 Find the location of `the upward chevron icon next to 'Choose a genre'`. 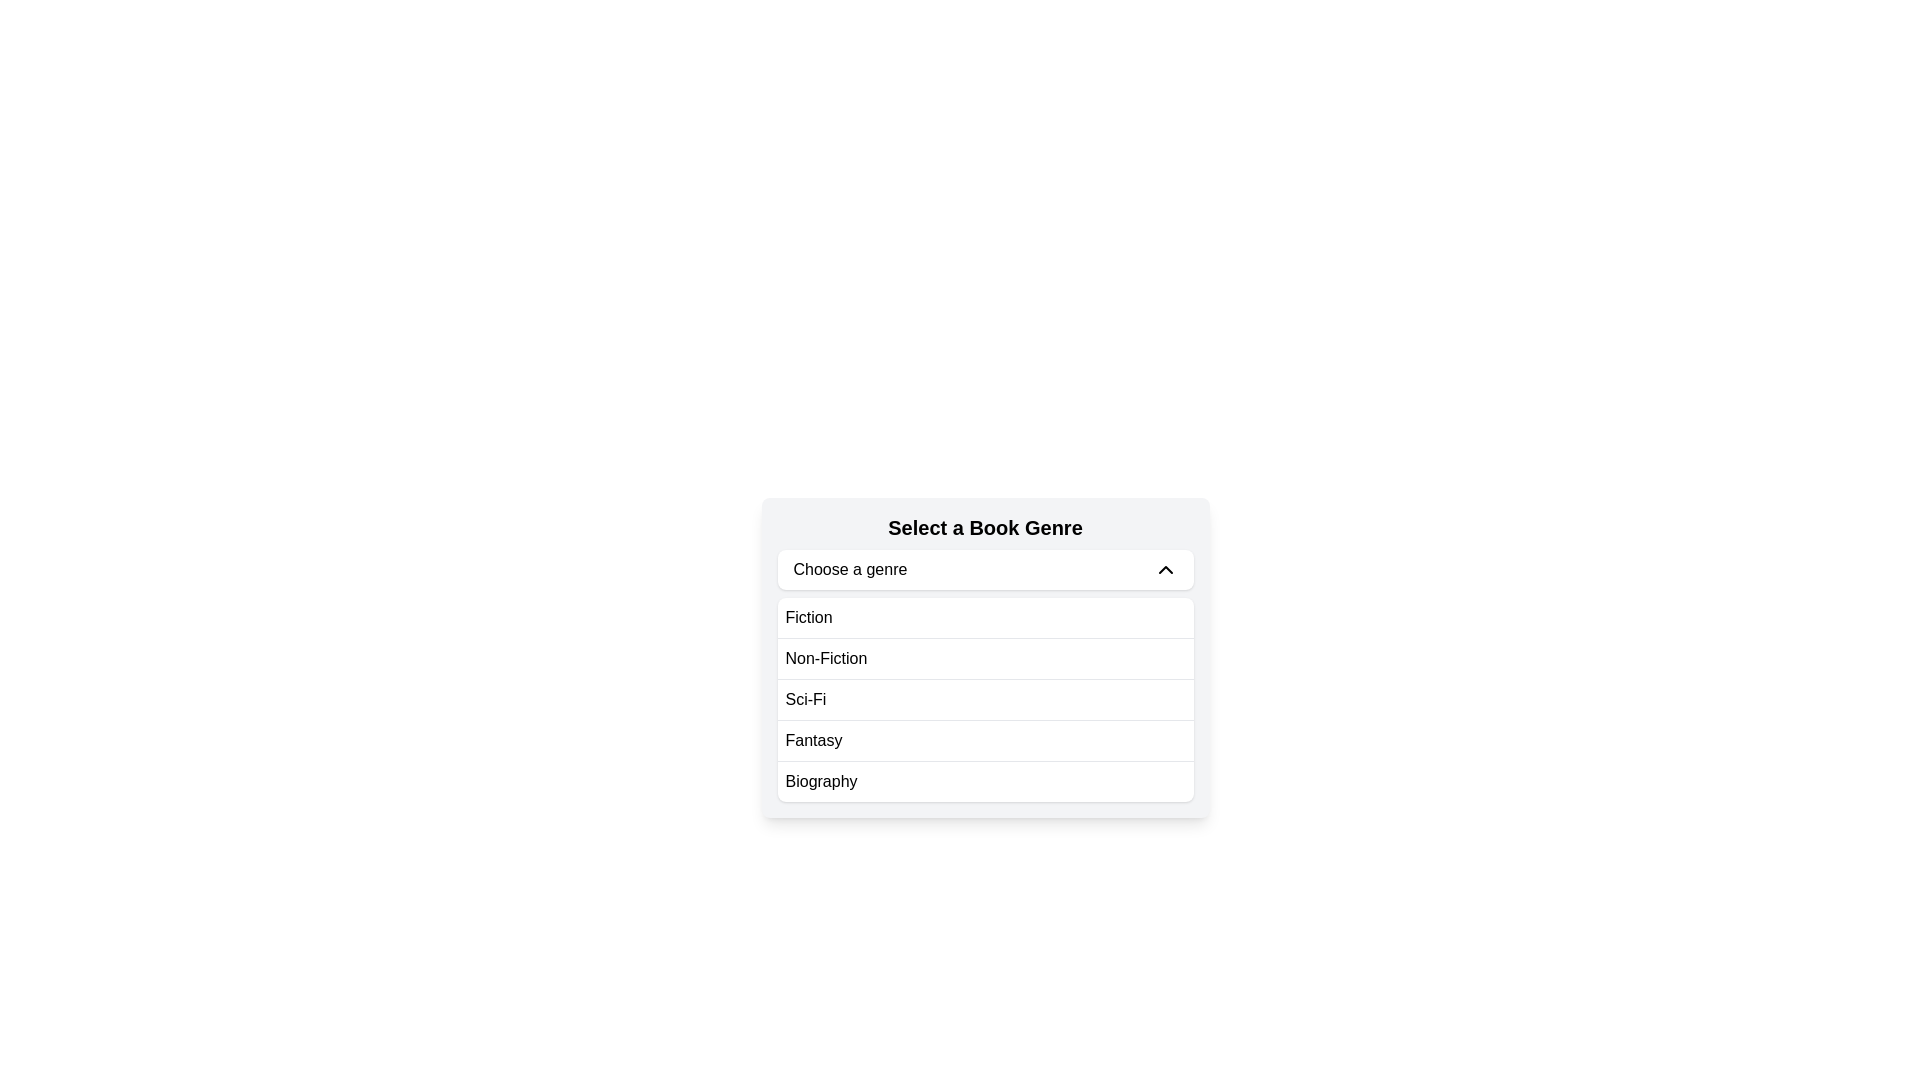

the upward chevron icon next to 'Choose a genre' is located at coordinates (1165, 570).